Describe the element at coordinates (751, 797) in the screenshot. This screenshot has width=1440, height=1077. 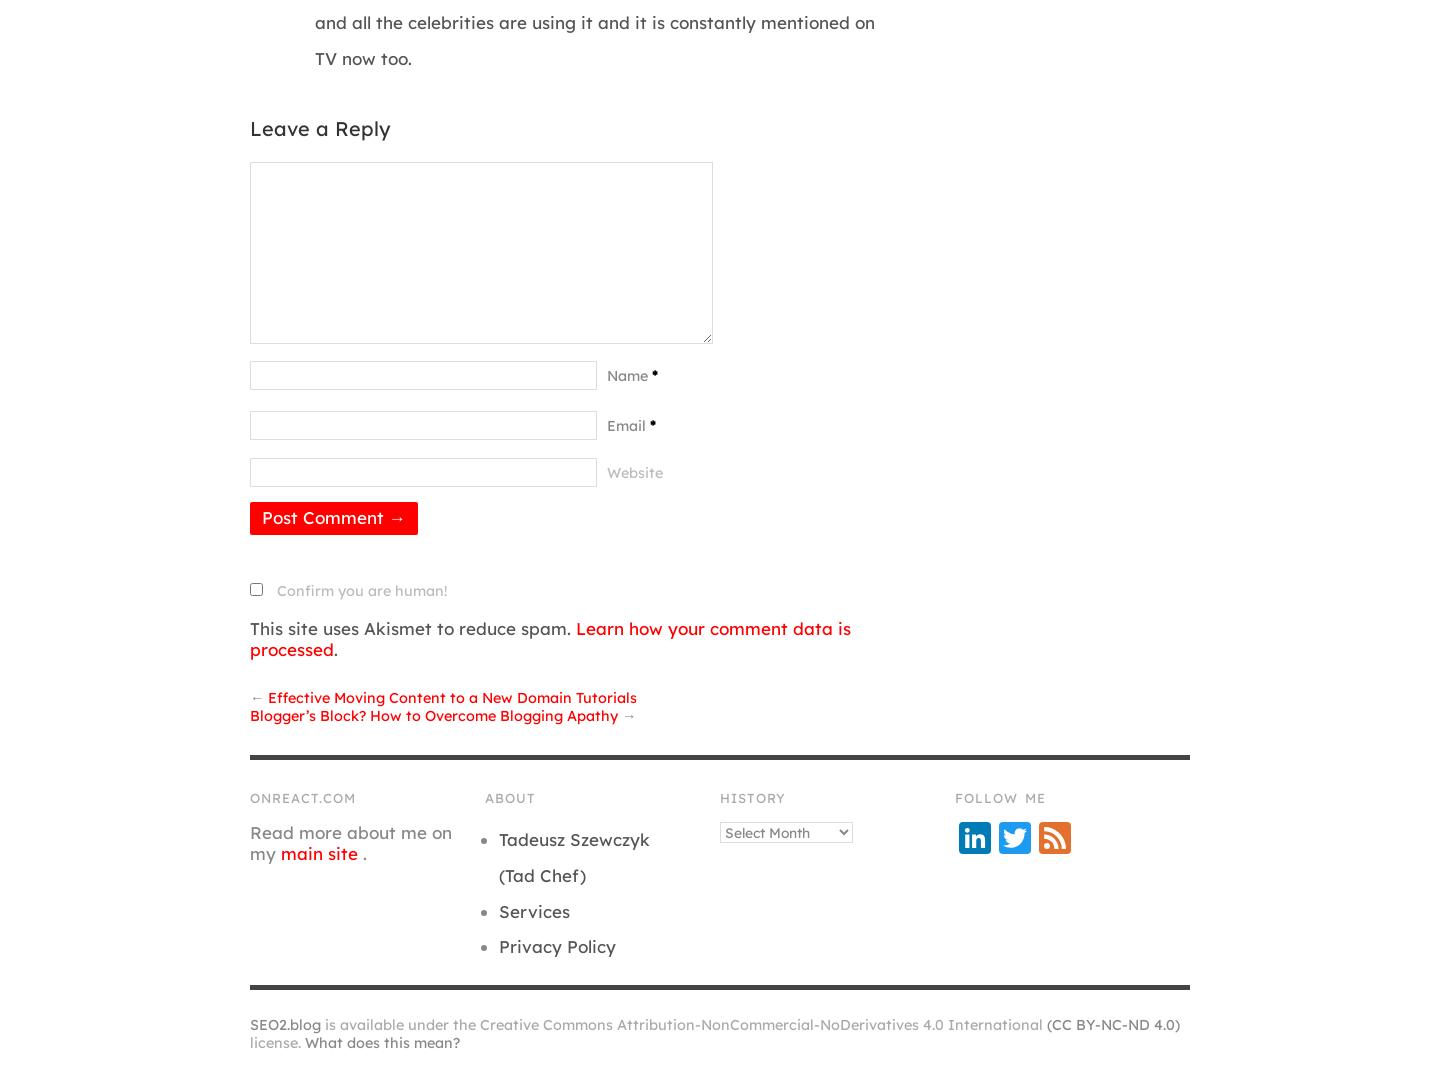
I see `'History'` at that location.